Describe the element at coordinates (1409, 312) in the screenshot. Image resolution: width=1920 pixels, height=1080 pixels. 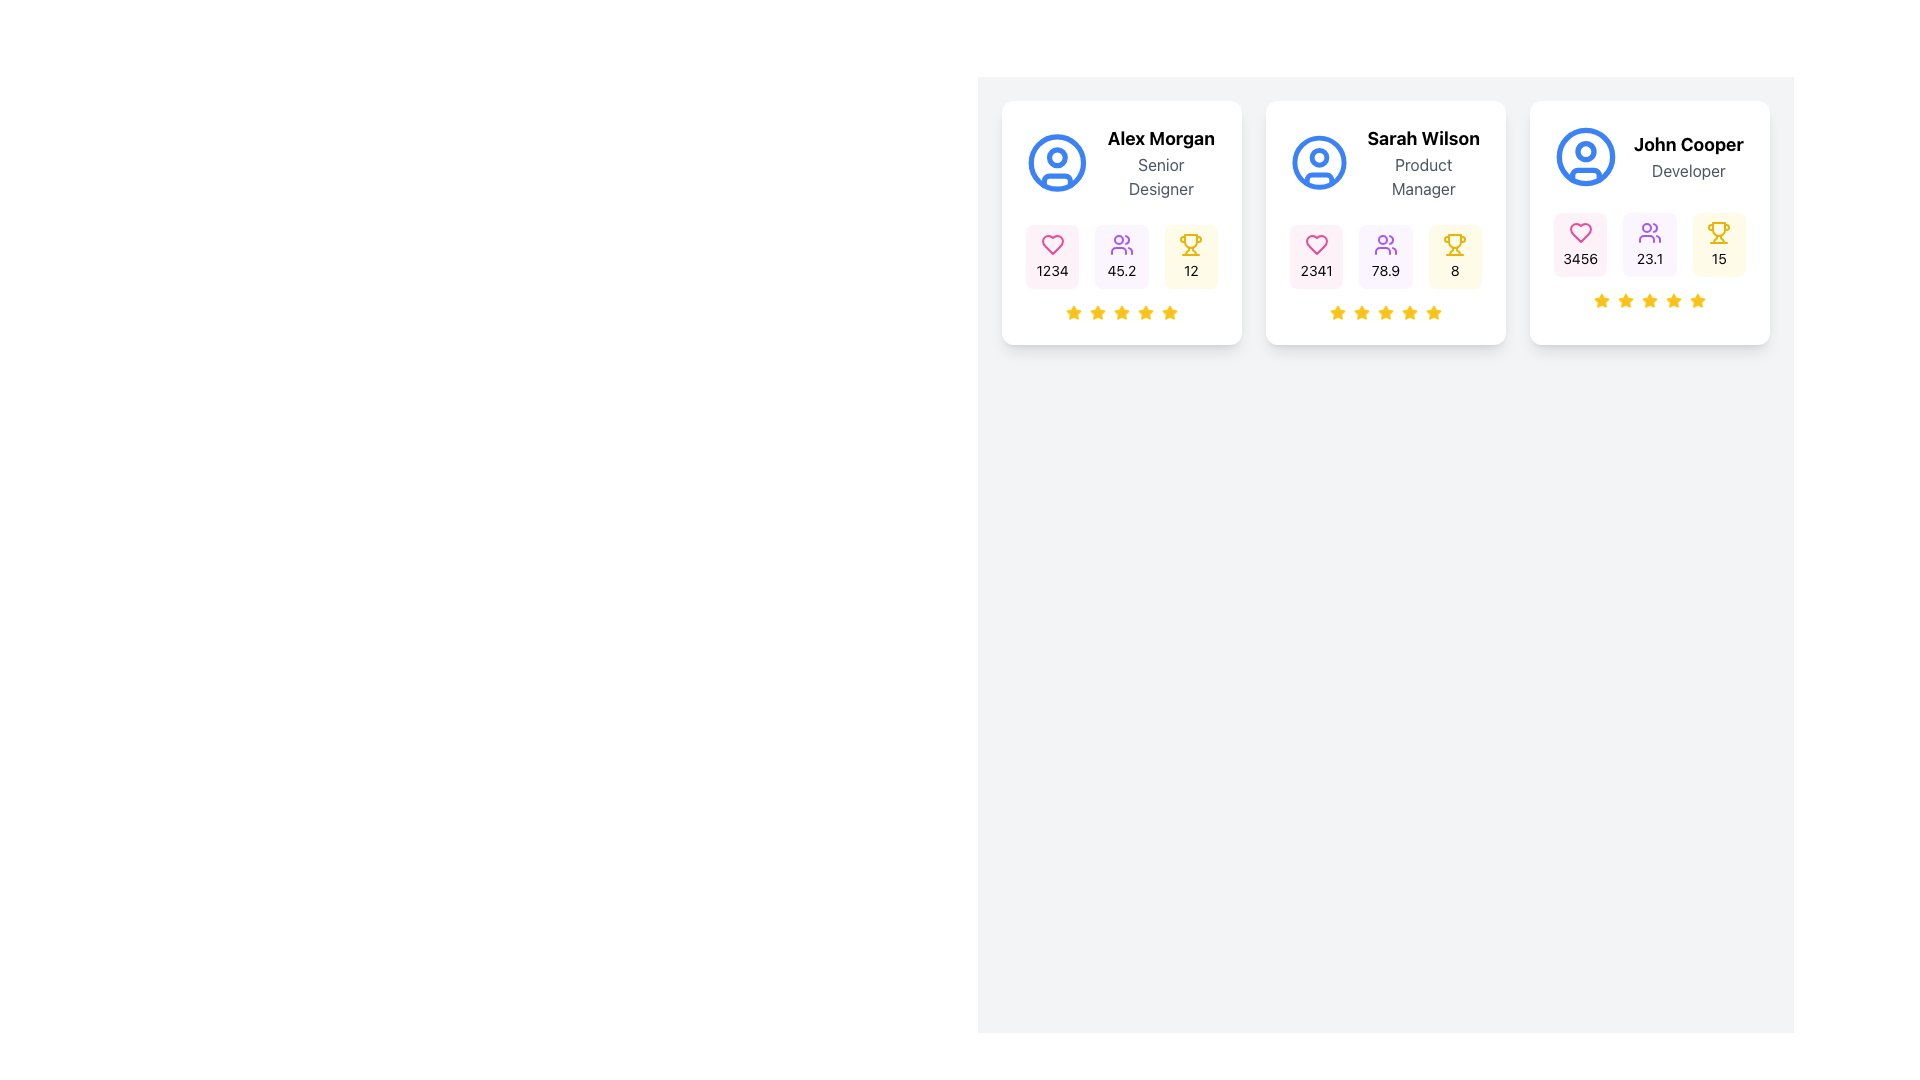
I see `the sixth yellow star icon in the rating system below the profile card of 'Sarah Wilson - Product Manager' using a touch interface` at that location.